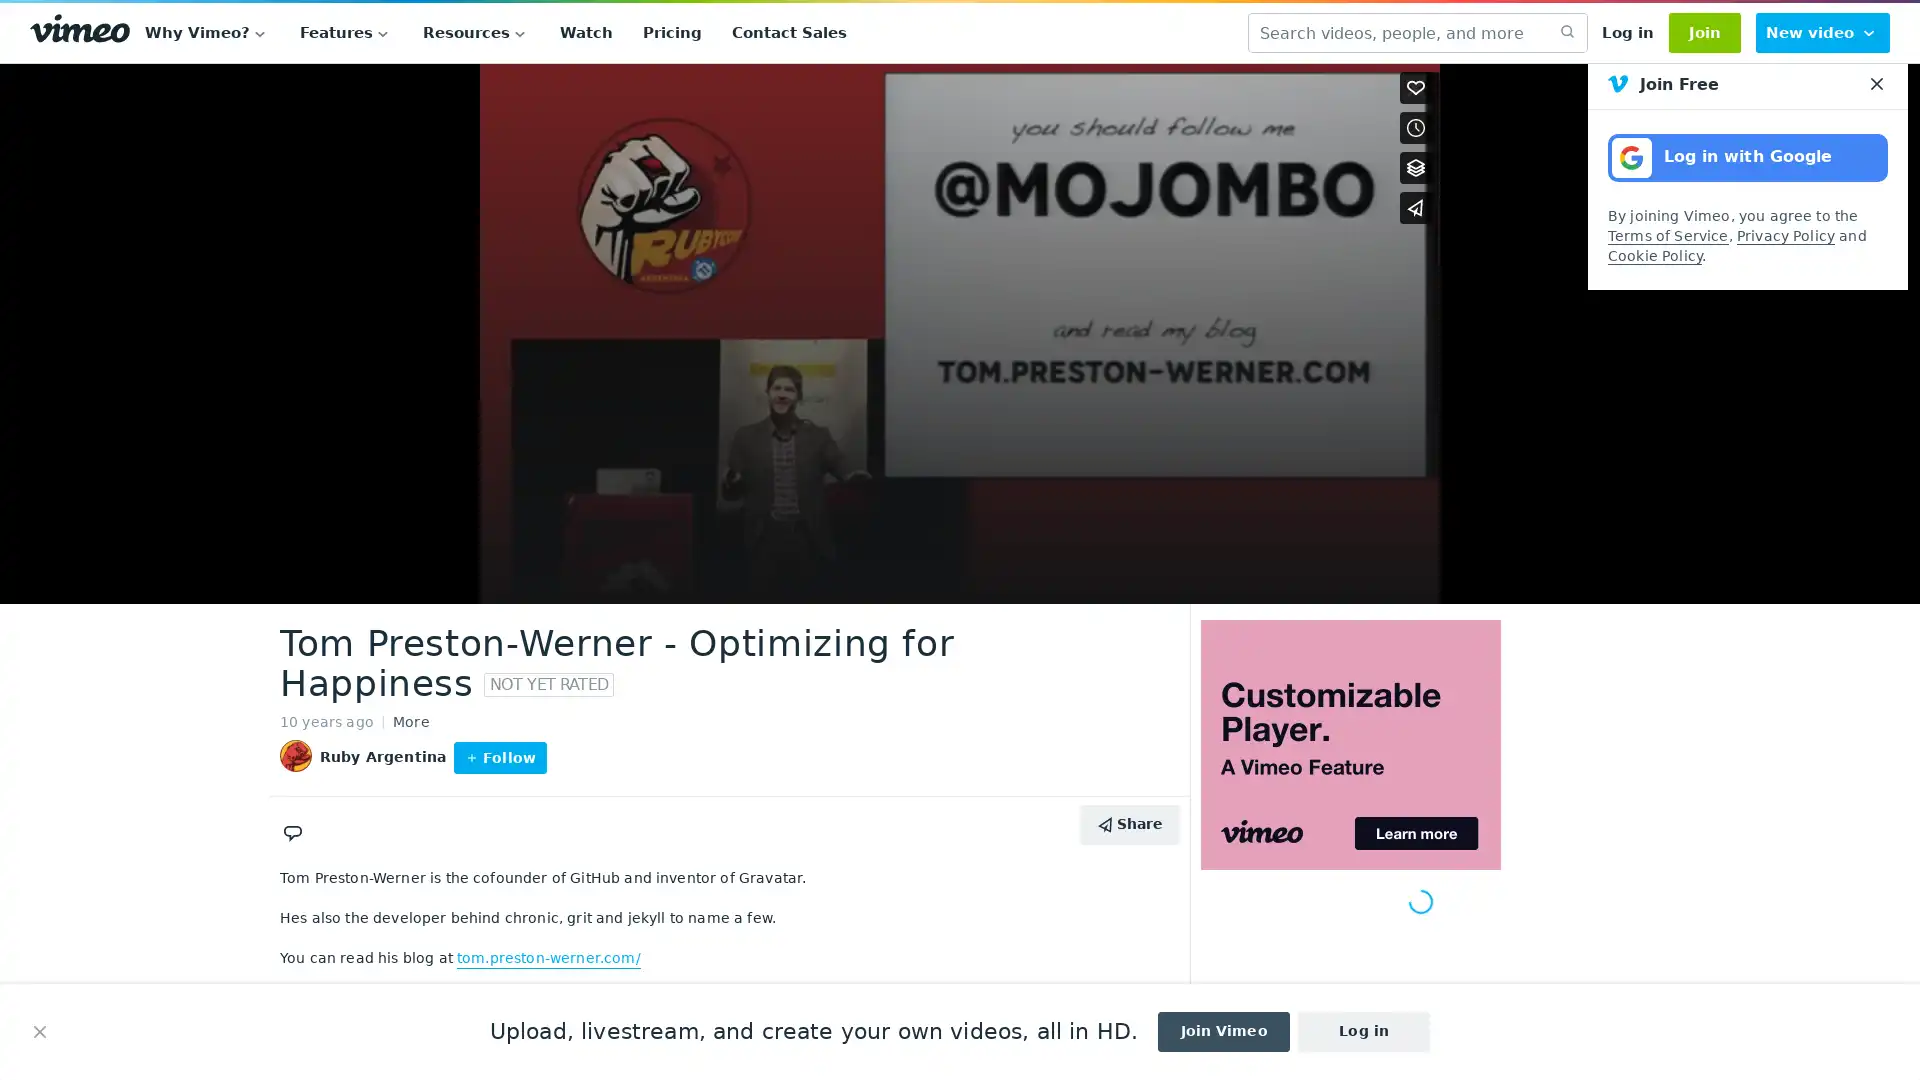 Image resolution: width=1920 pixels, height=1080 pixels. Describe the element at coordinates (1627, 33) in the screenshot. I see `Log in` at that location.